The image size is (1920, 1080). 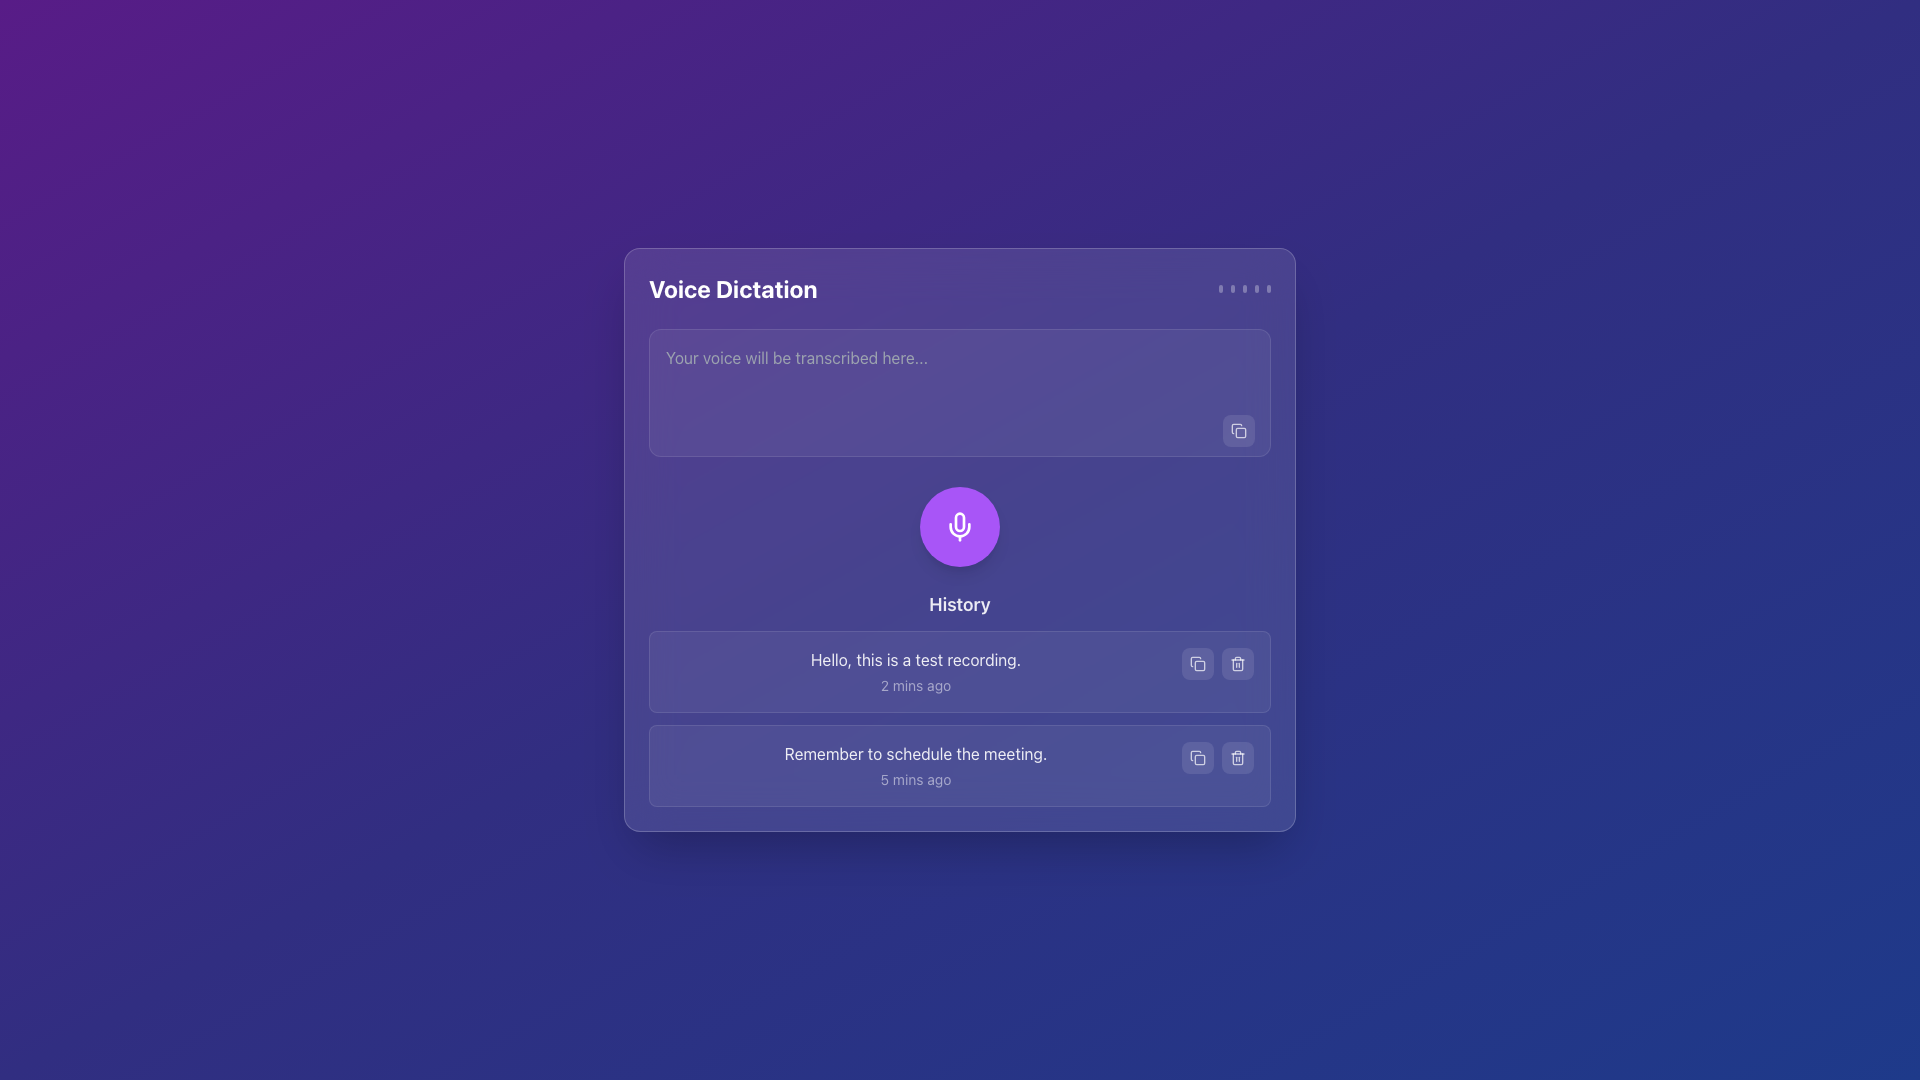 What do you see at coordinates (960, 526) in the screenshot?
I see `the circular purple button with a white microphone icon in the 'Voice Dictation' module` at bounding box center [960, 526].